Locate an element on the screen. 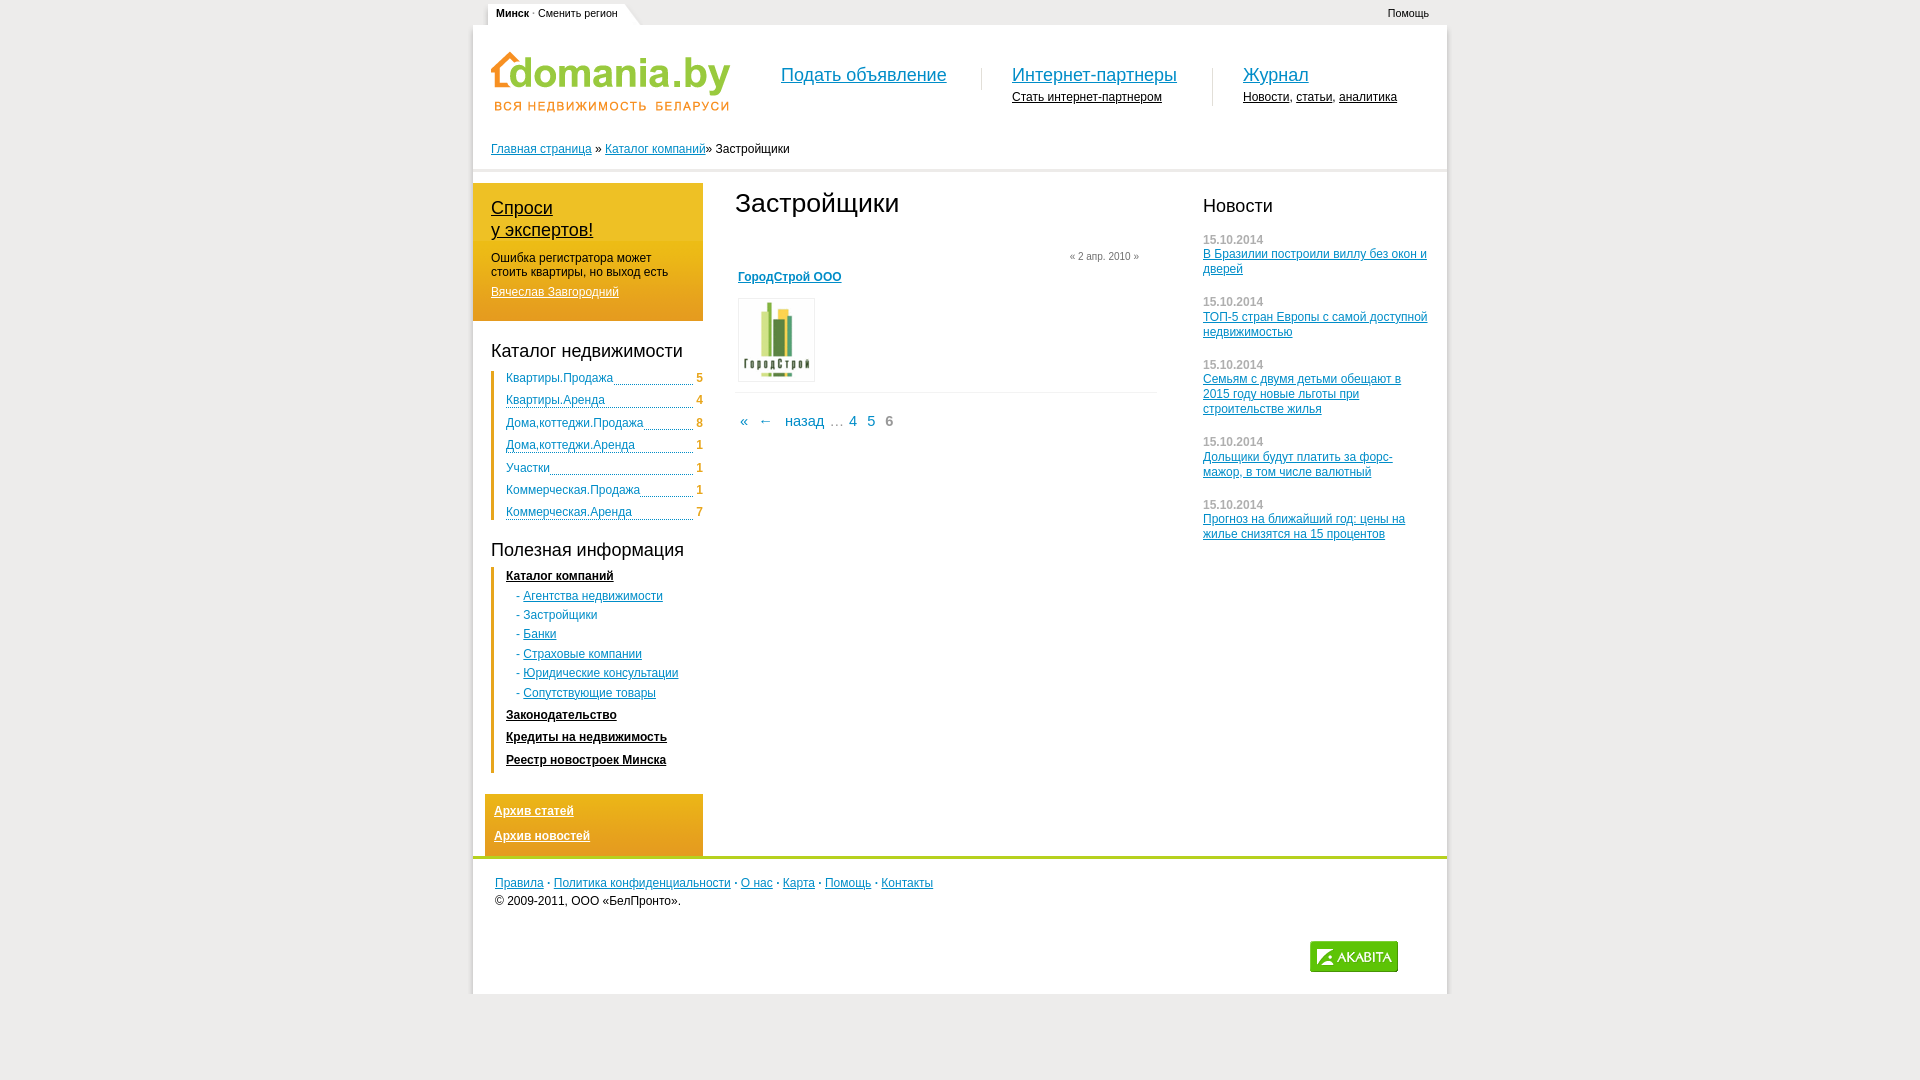 The height and width of the screenshot is (1080, 1920). '4' is located at coordinates (853, 419).